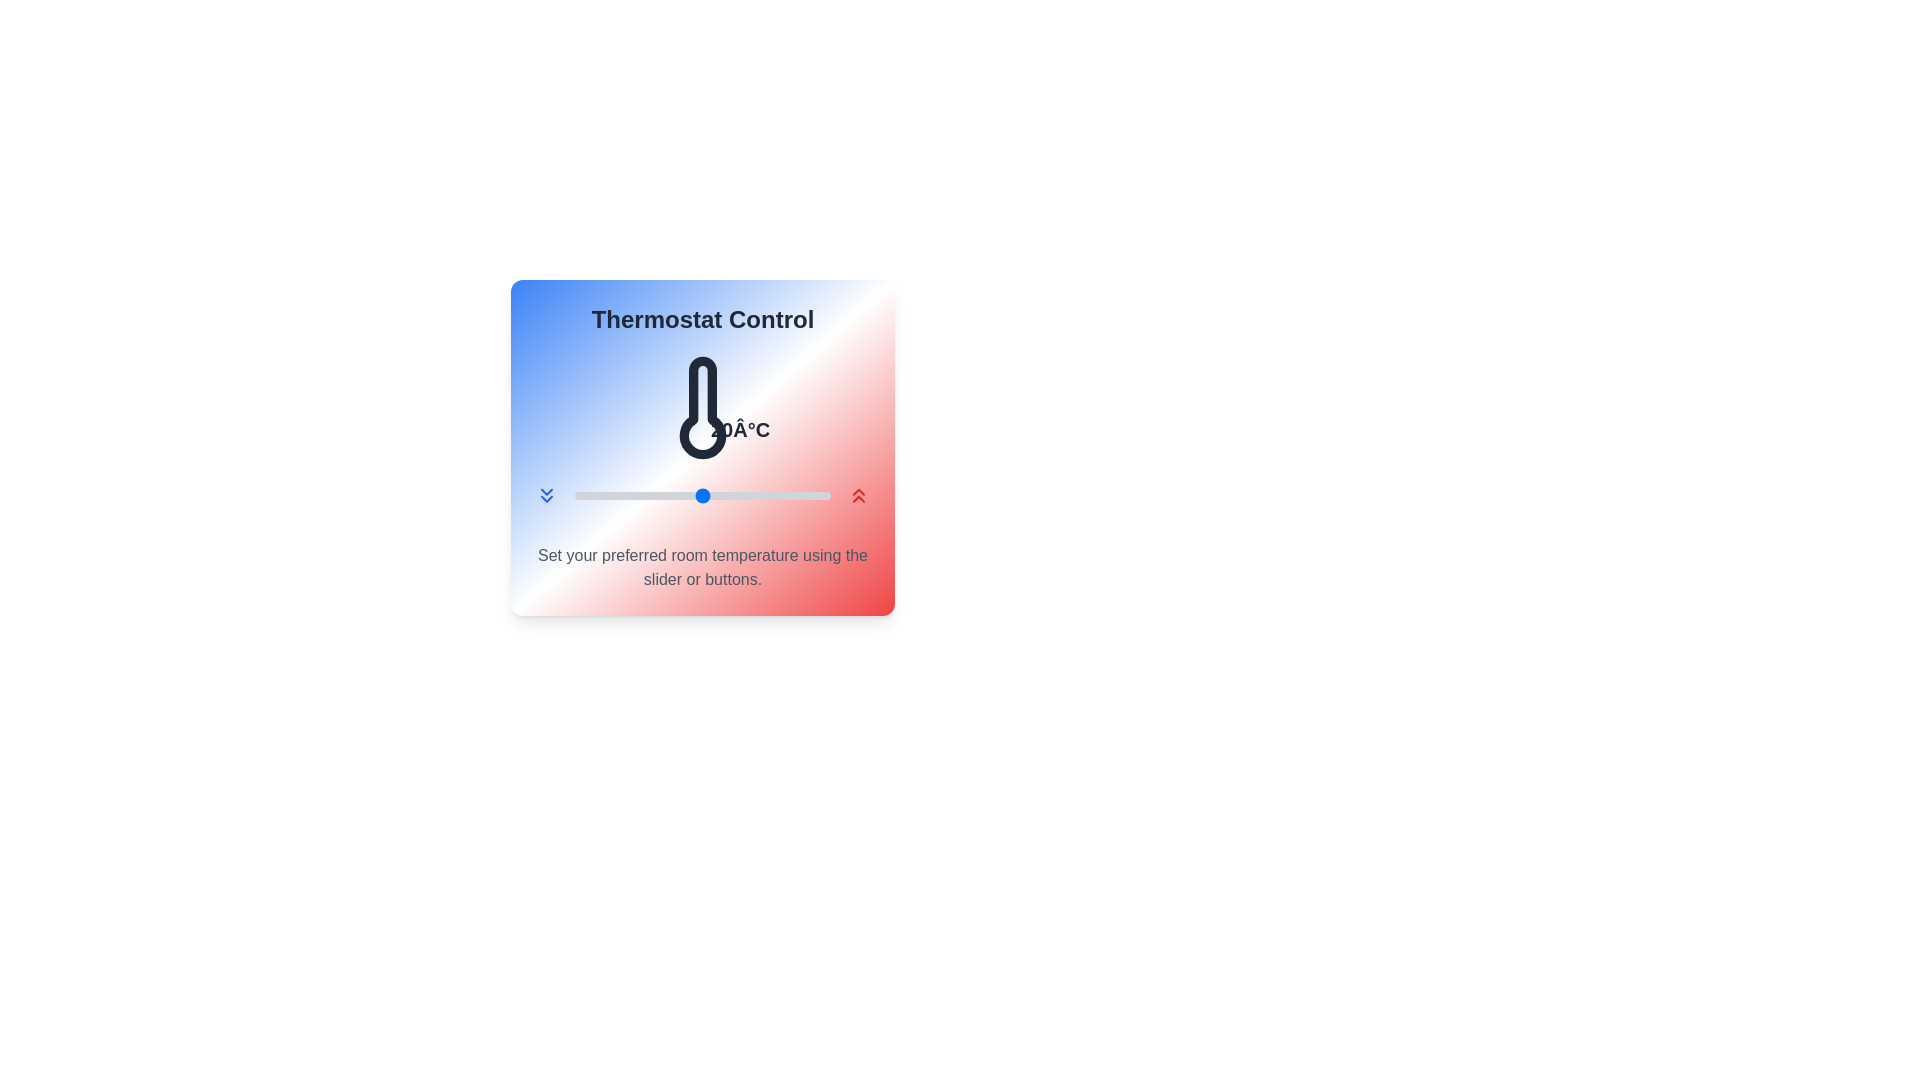  I want to click on the temperature to 10°C using the slider, so click(574, 495).